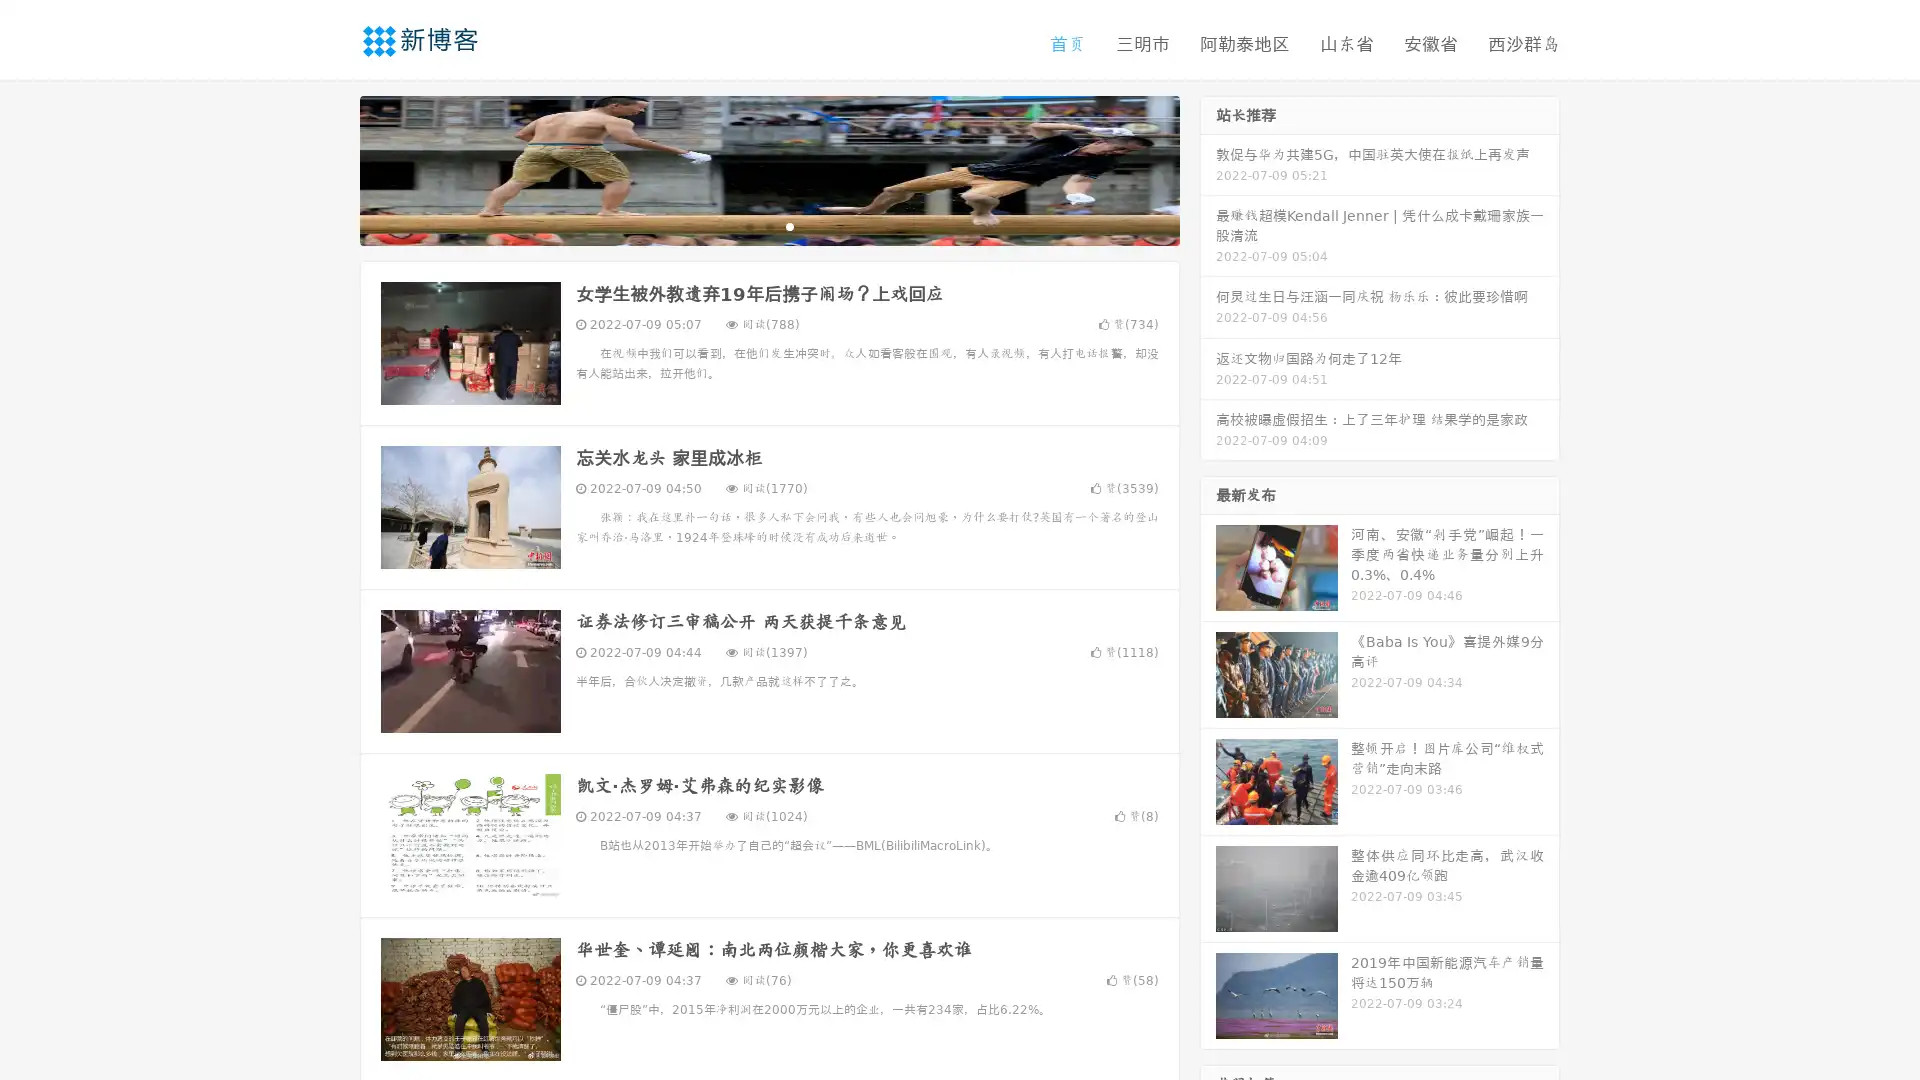  I want to click on Go to slide 2, so click(768, 225).